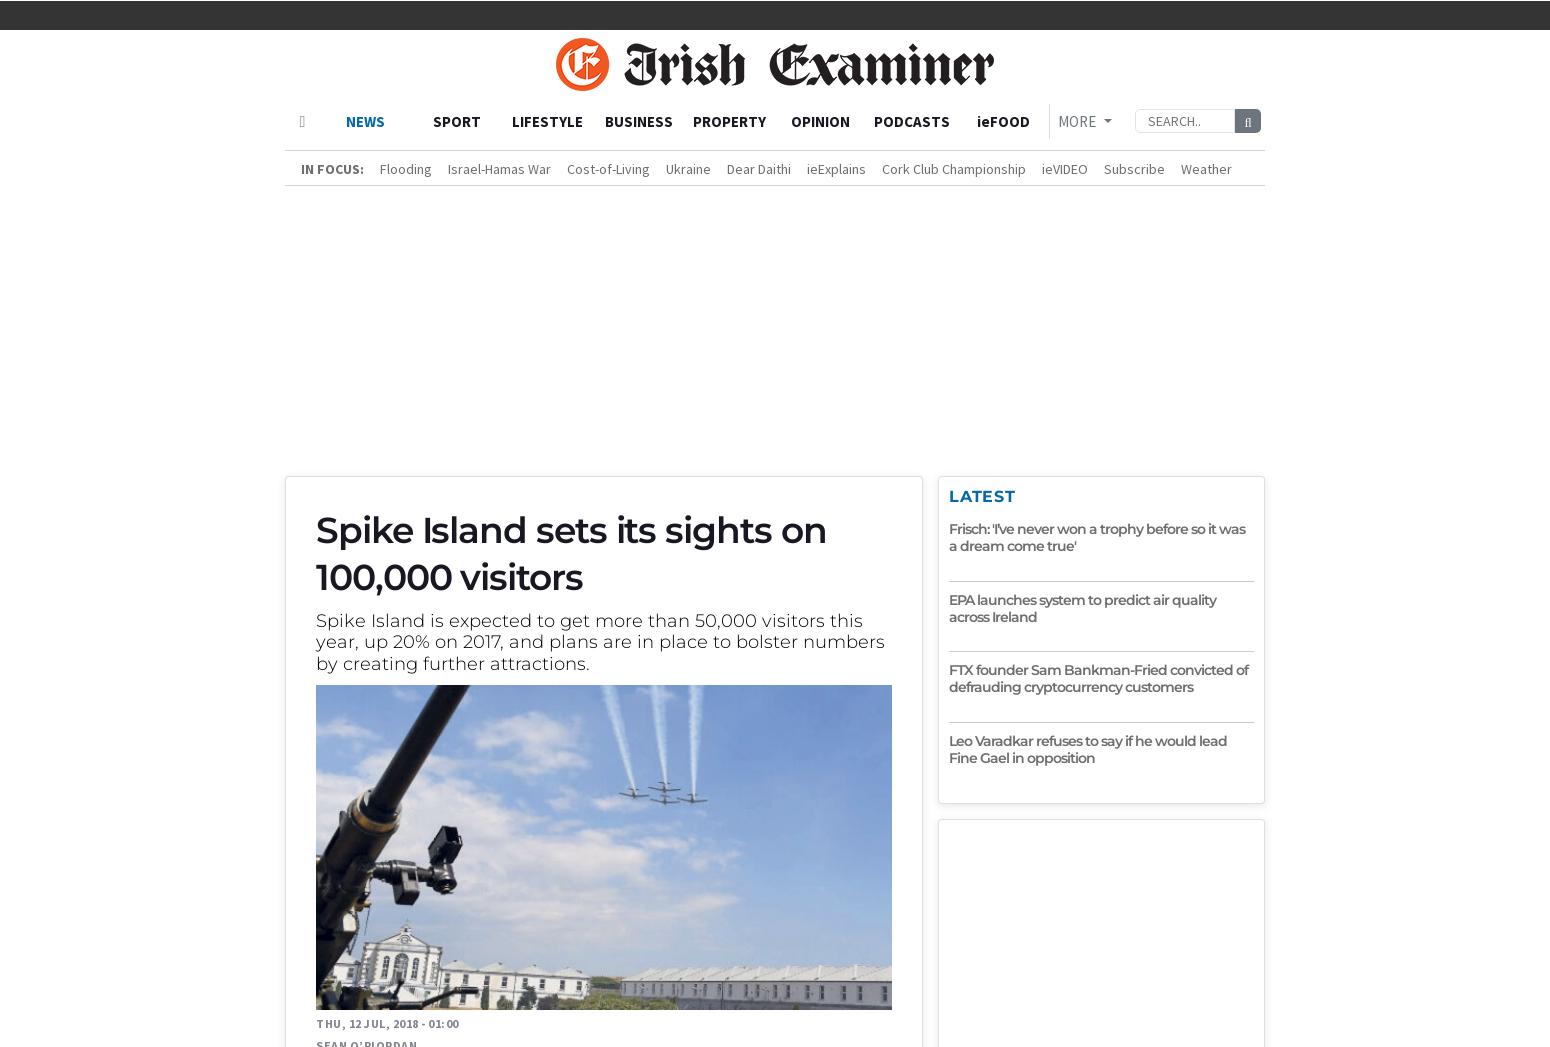  I want to click on 'He said the size and history of the 104-acre island could easily be overwhelming for anyone, but especially so for someone with a limited grasp of English. “So, using visual aids and multi-language print, audio, and video resources we want to create a space that opens up our stories to the entire world and make us a go-to destination for all international visitors.”', so click(609, 87).